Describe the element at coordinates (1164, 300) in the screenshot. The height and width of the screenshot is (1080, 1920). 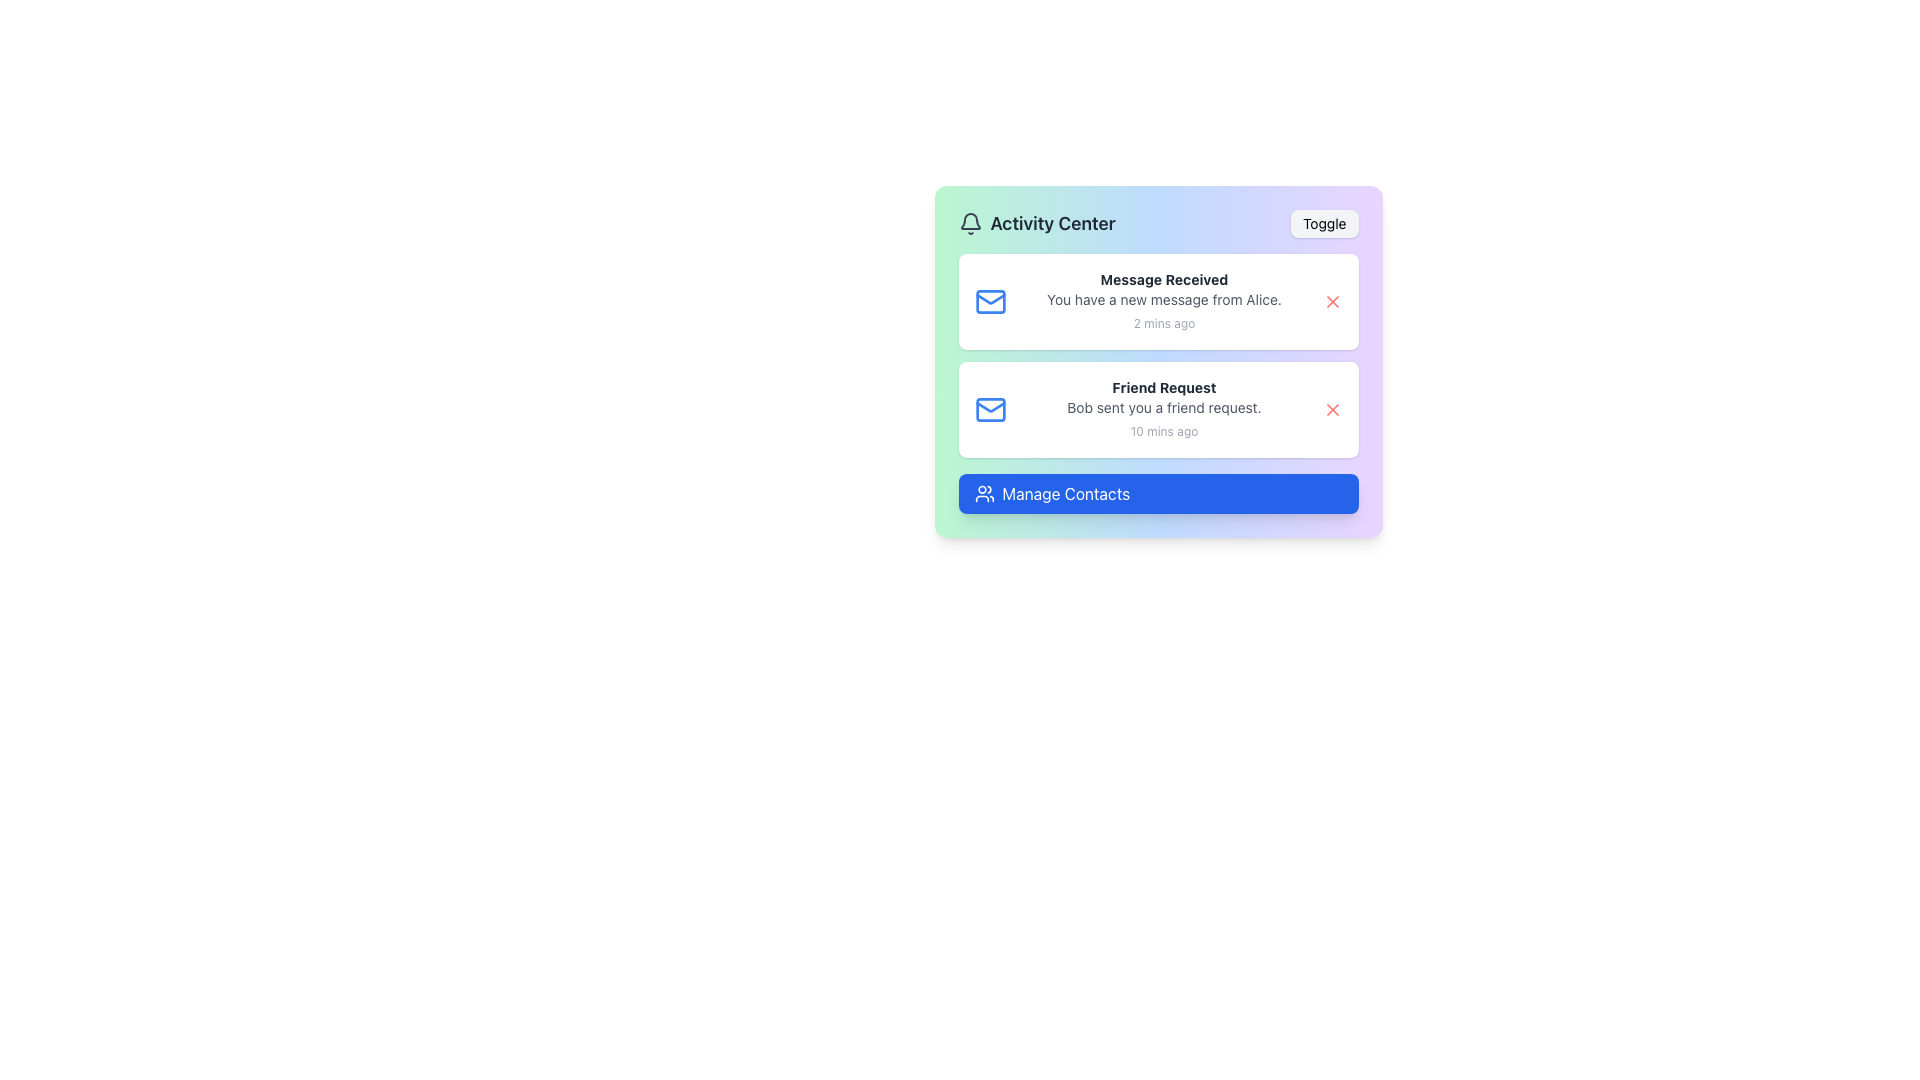
I see `text content of the notification informing about a new message received from Alice, located beneath the bold heading 'Message Received' in the notification card` at that location.